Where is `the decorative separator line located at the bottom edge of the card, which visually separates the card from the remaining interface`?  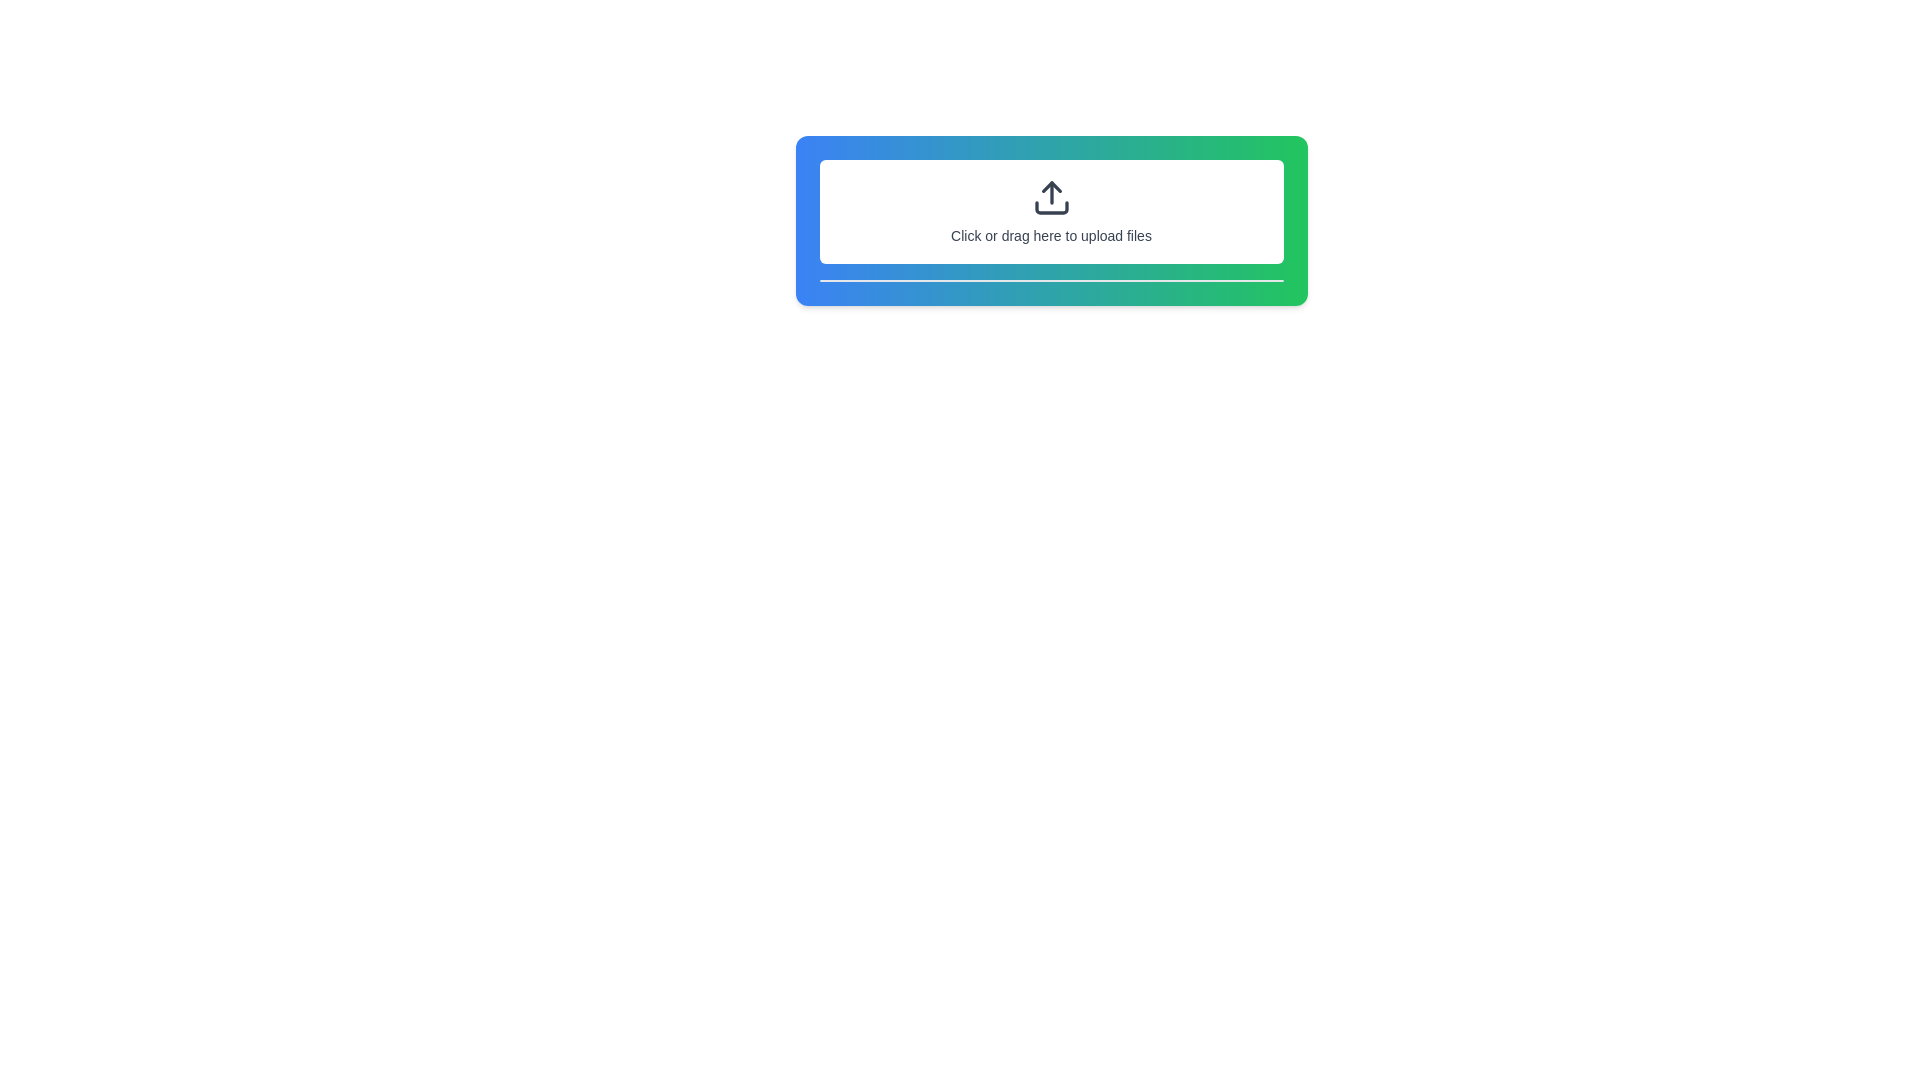 the decorative separator line located at the bottom edge of the card, which visually separates the card from the remaining interface is located at coordinates (1050, 281).